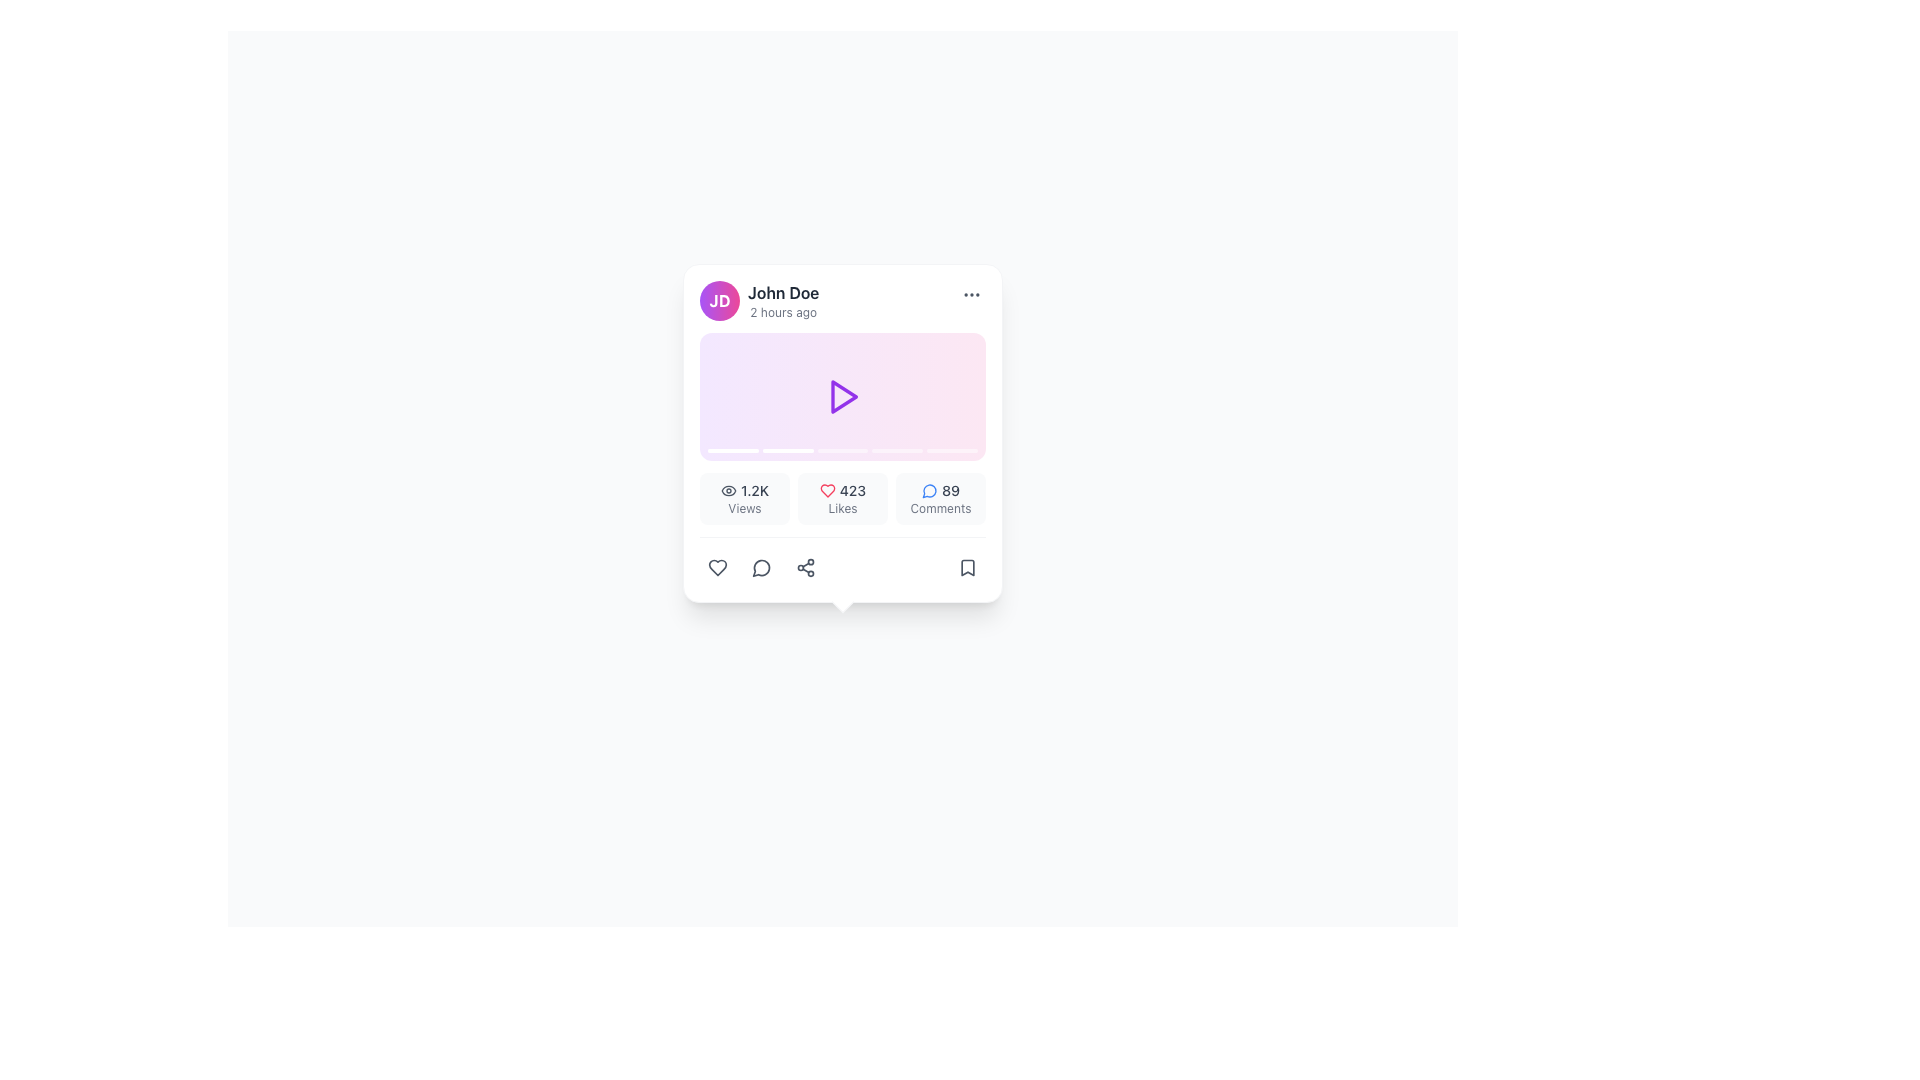  I want to click on the heart-shaped button in the bottom-left corner of the card, so click(718, 567).